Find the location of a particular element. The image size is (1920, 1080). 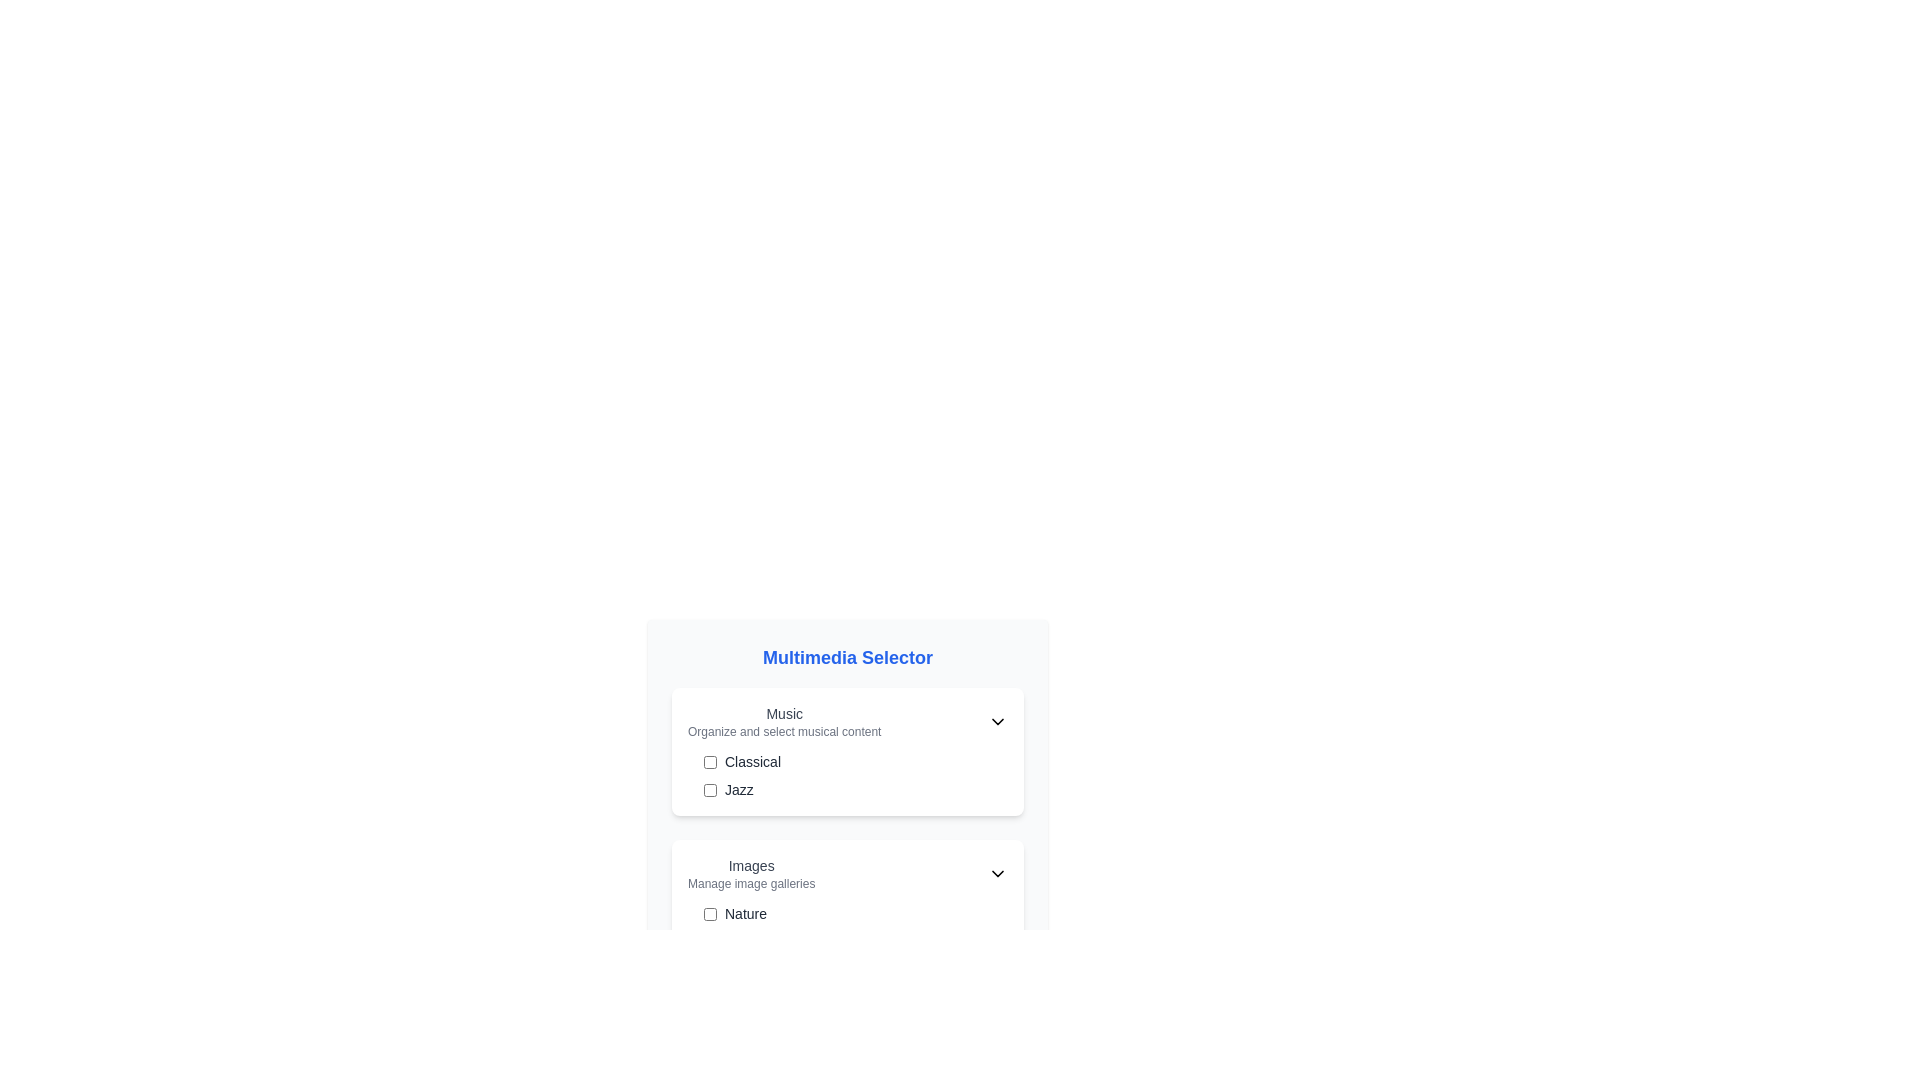

the interactive checkbox with a blue outline next to the text 'Jazz' in the 'Music' section of the 'Multimedia Selector' is located at coordinates (710, 789).